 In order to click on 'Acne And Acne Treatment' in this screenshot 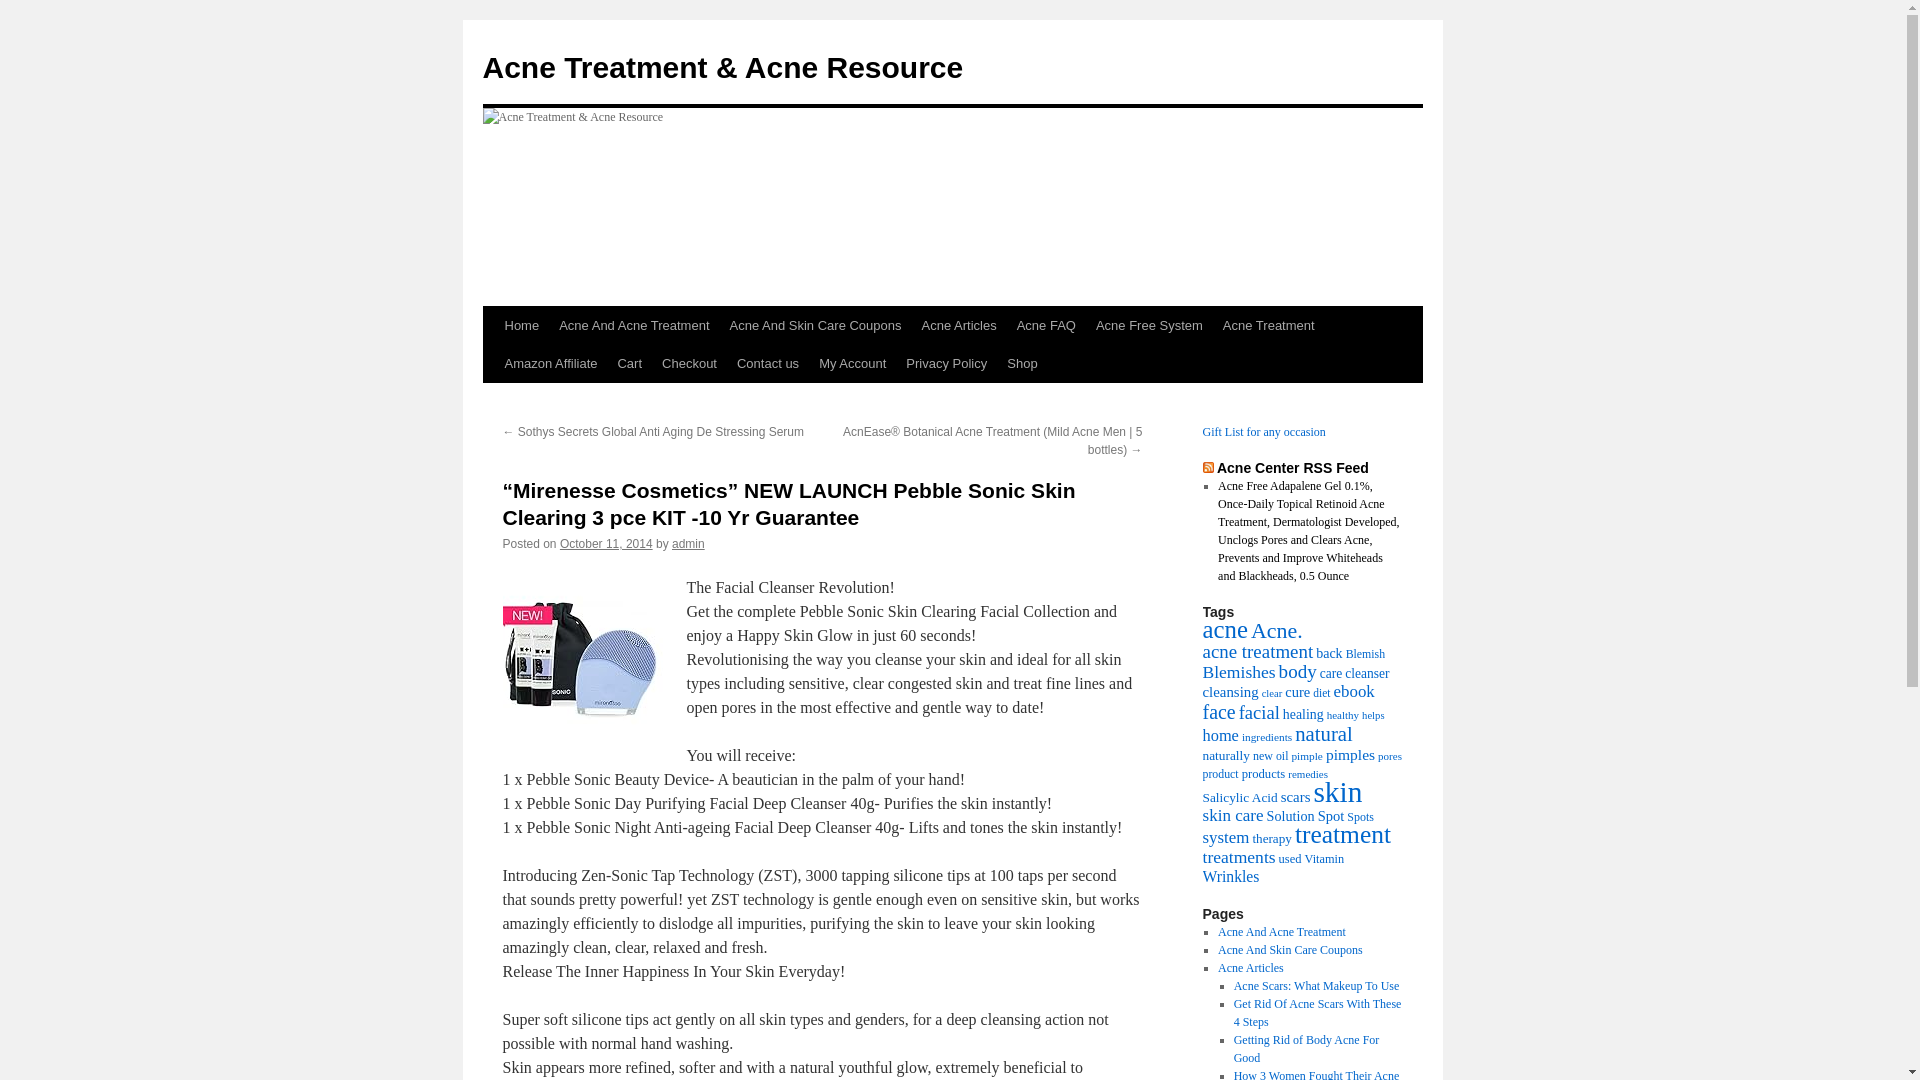, I will do `click(1281, 932)`.